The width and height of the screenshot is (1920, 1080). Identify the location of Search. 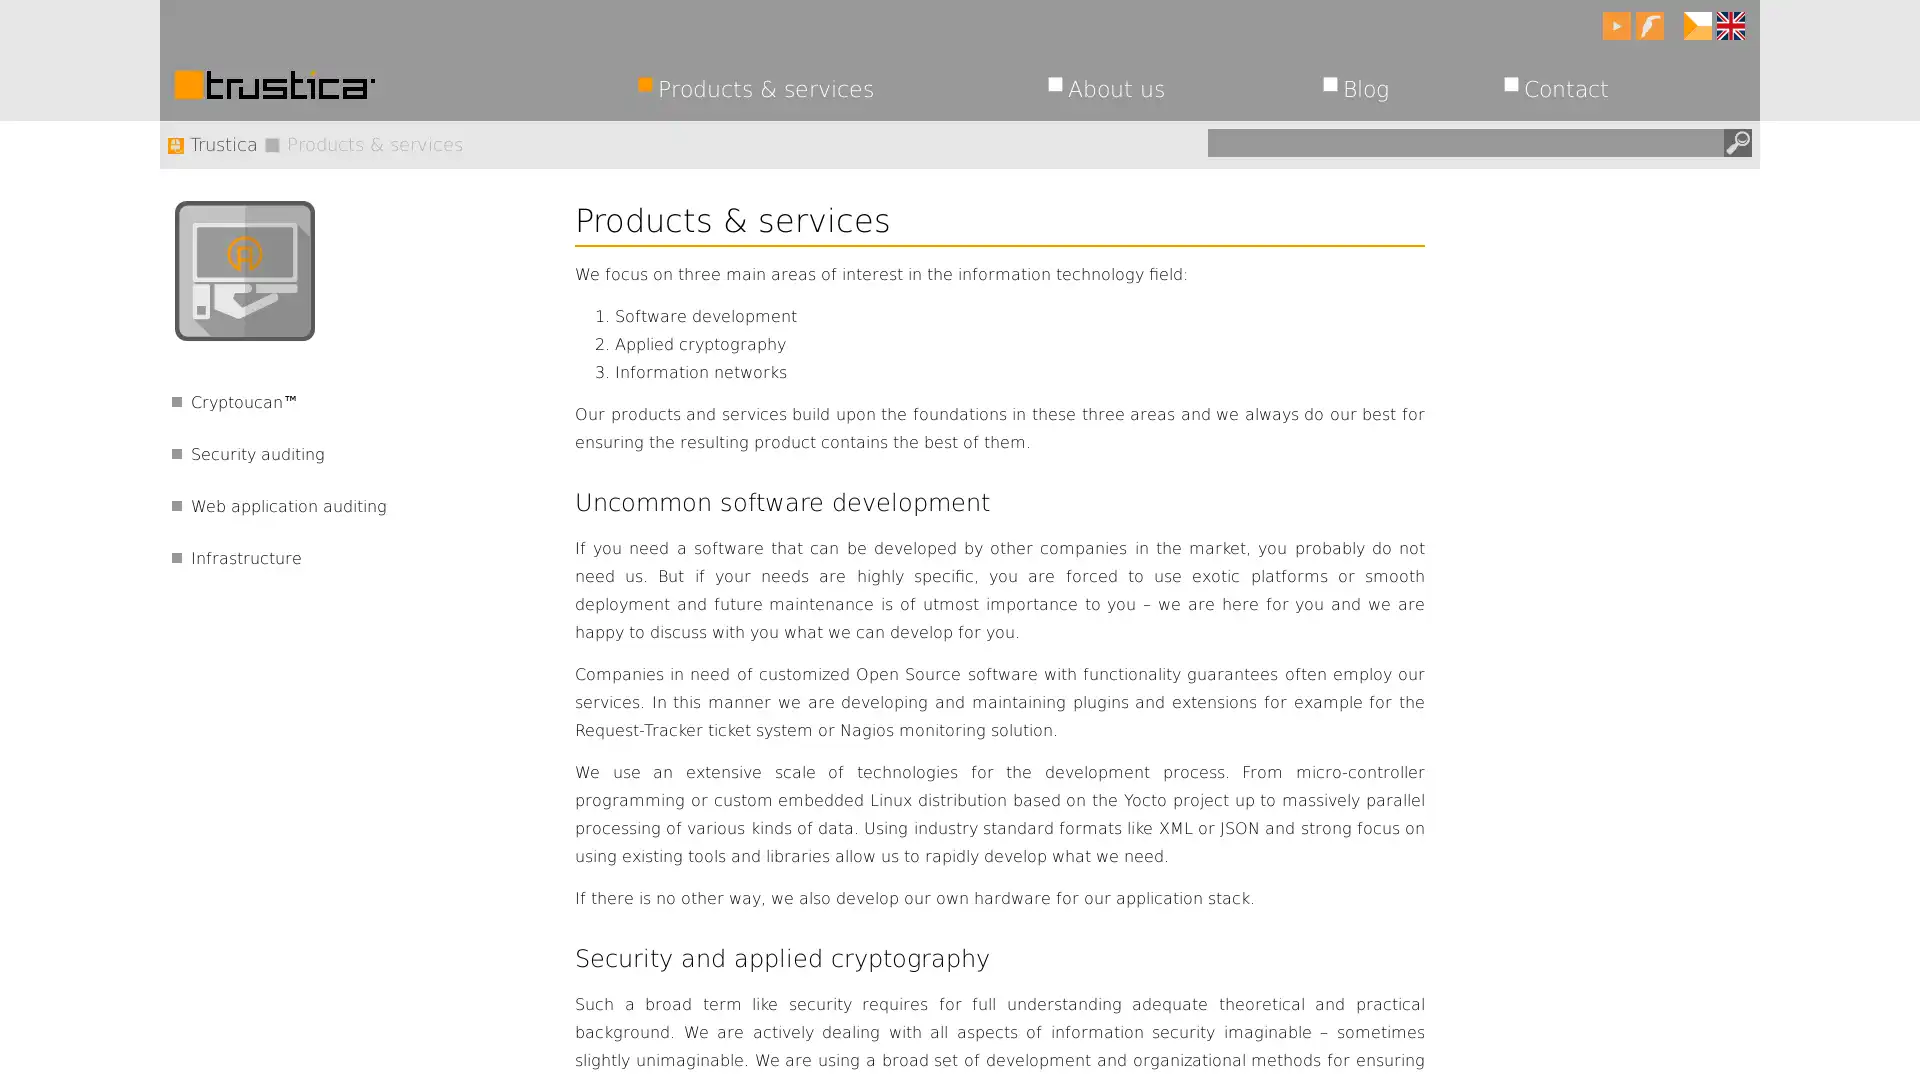
(1736, 141).